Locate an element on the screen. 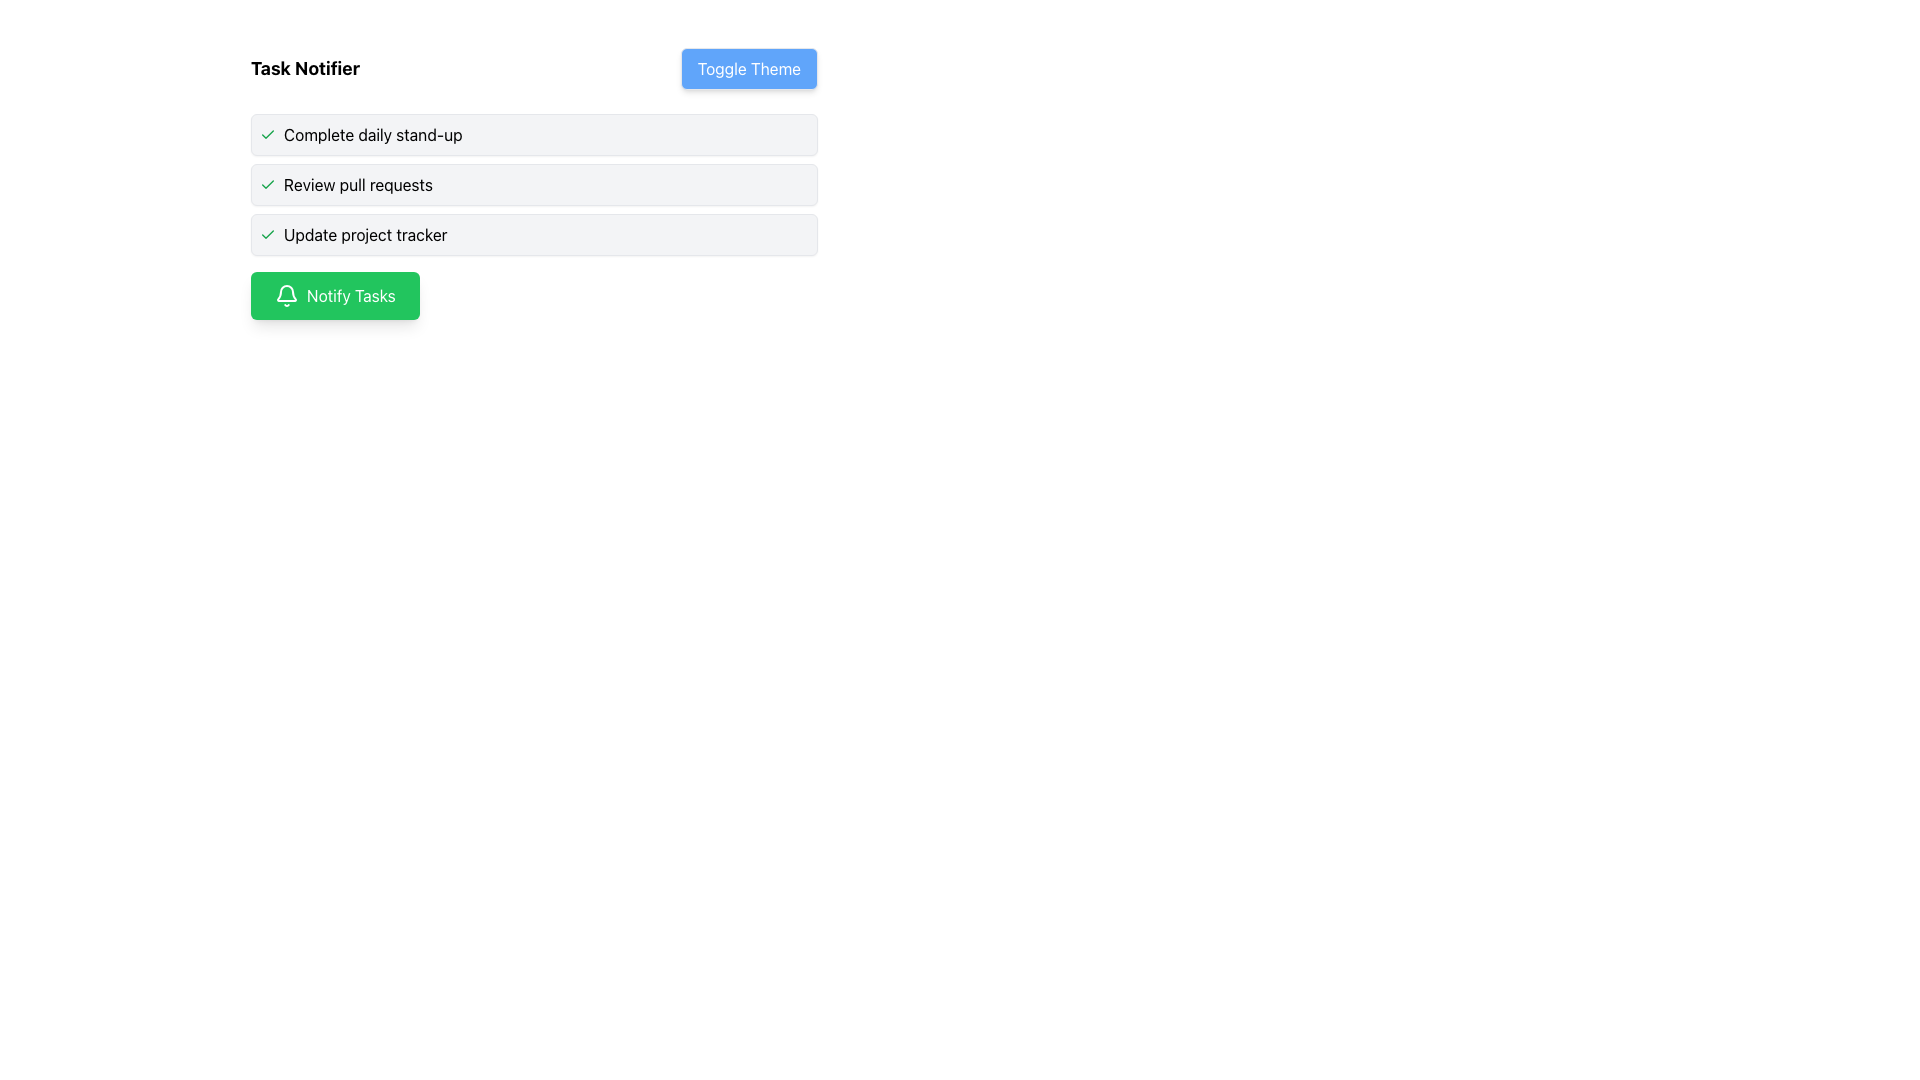 Image resolution: width=1920 pixels, height=1080 pixels. the state of the checkmark icon located beside the text 'Complete daily stand-up' in the task list is located at coordinates (267, 135).